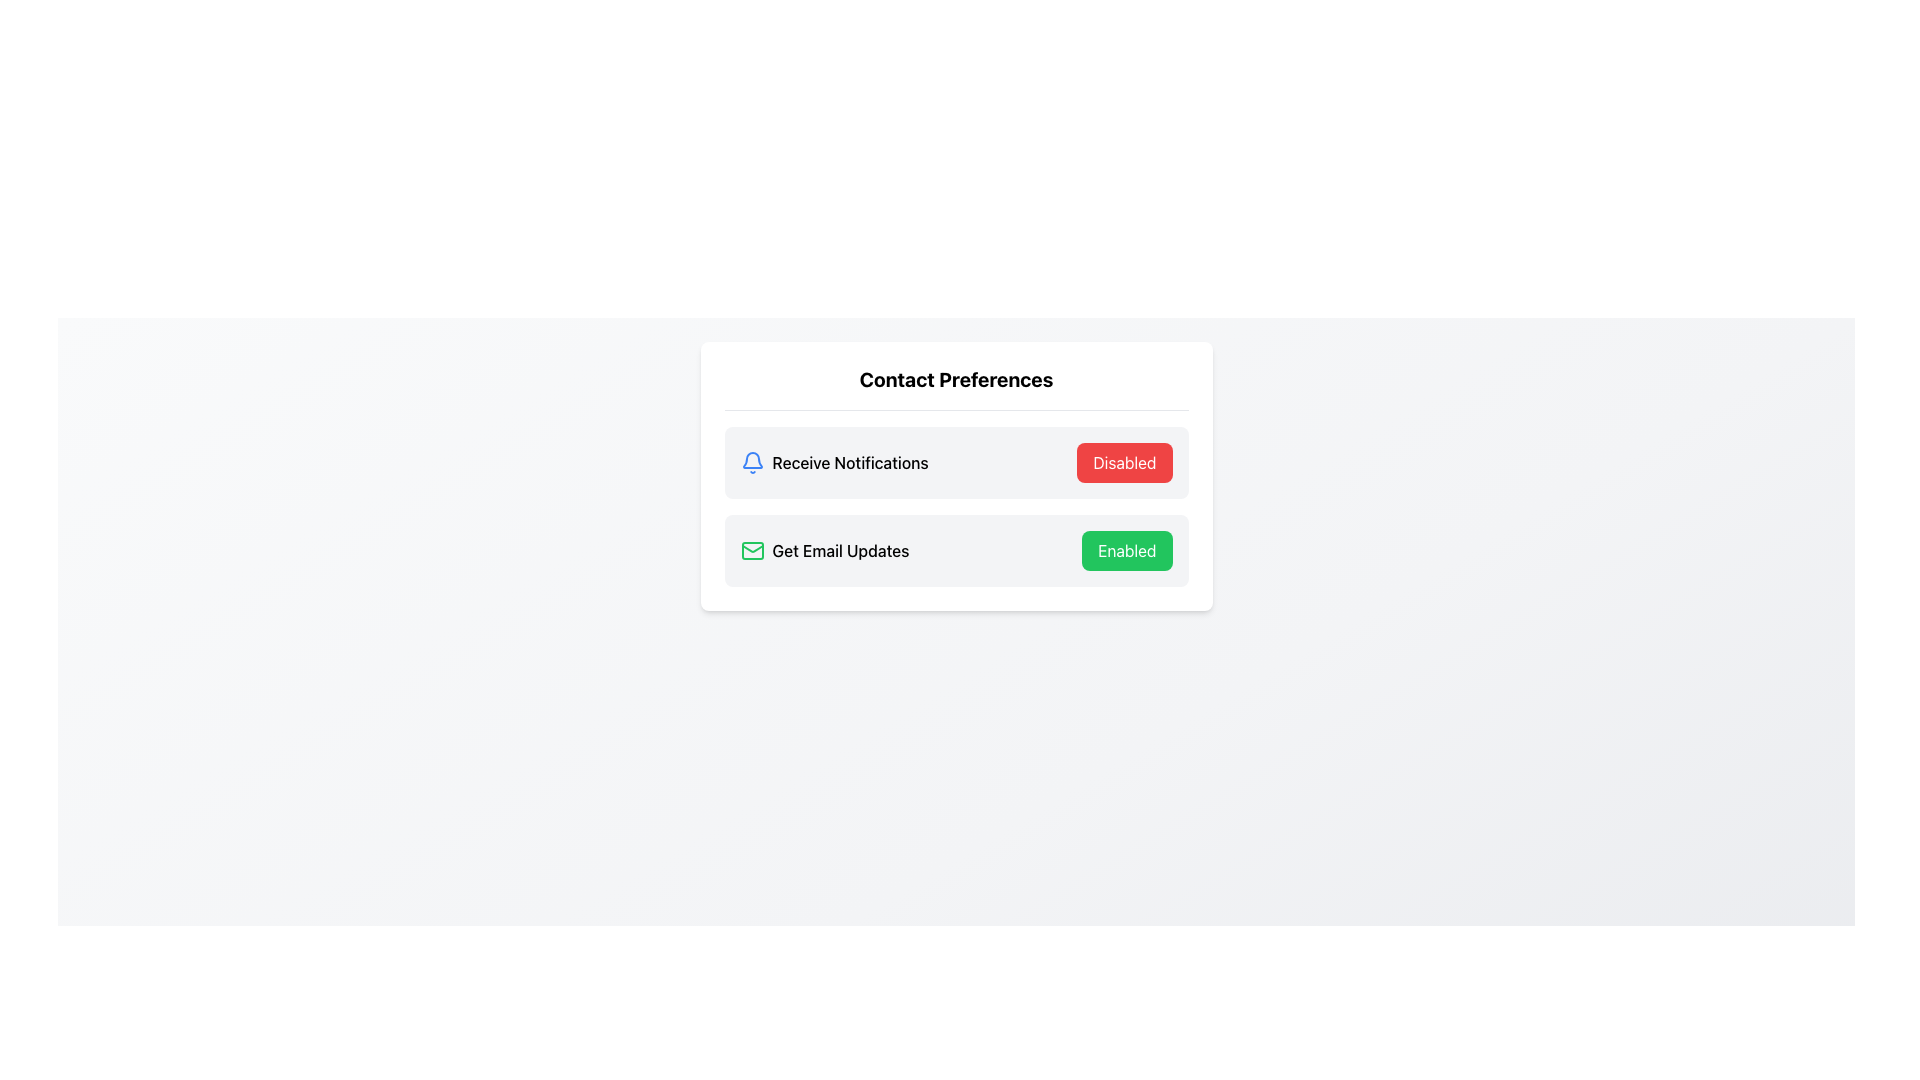  I want to click on the green button with rounded corners labeled 'Enabled', so click(1127, 551).